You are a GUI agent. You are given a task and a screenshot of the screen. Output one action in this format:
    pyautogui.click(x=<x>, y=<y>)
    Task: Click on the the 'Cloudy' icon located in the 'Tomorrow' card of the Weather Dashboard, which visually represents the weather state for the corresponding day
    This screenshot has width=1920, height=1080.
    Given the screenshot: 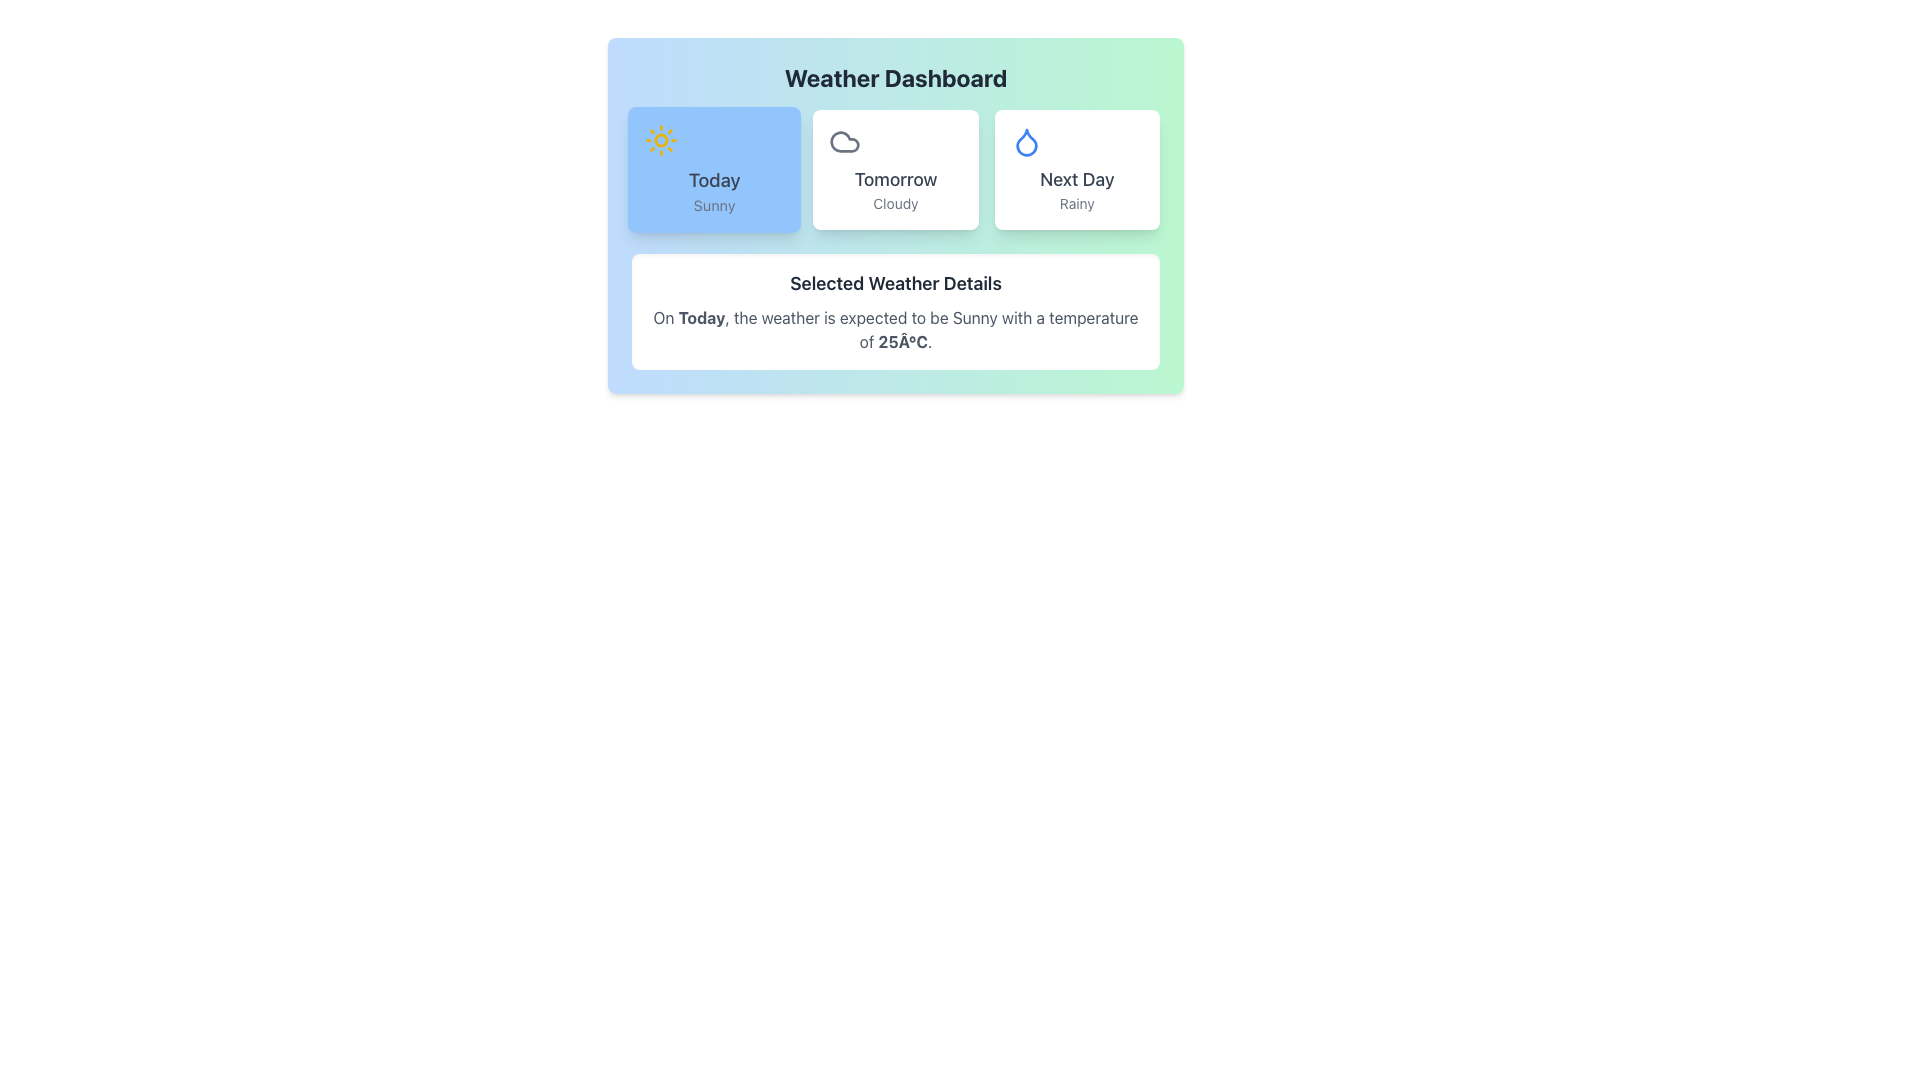 What is the action you would take?
    pyautogui.click(x=845, y=141)
    